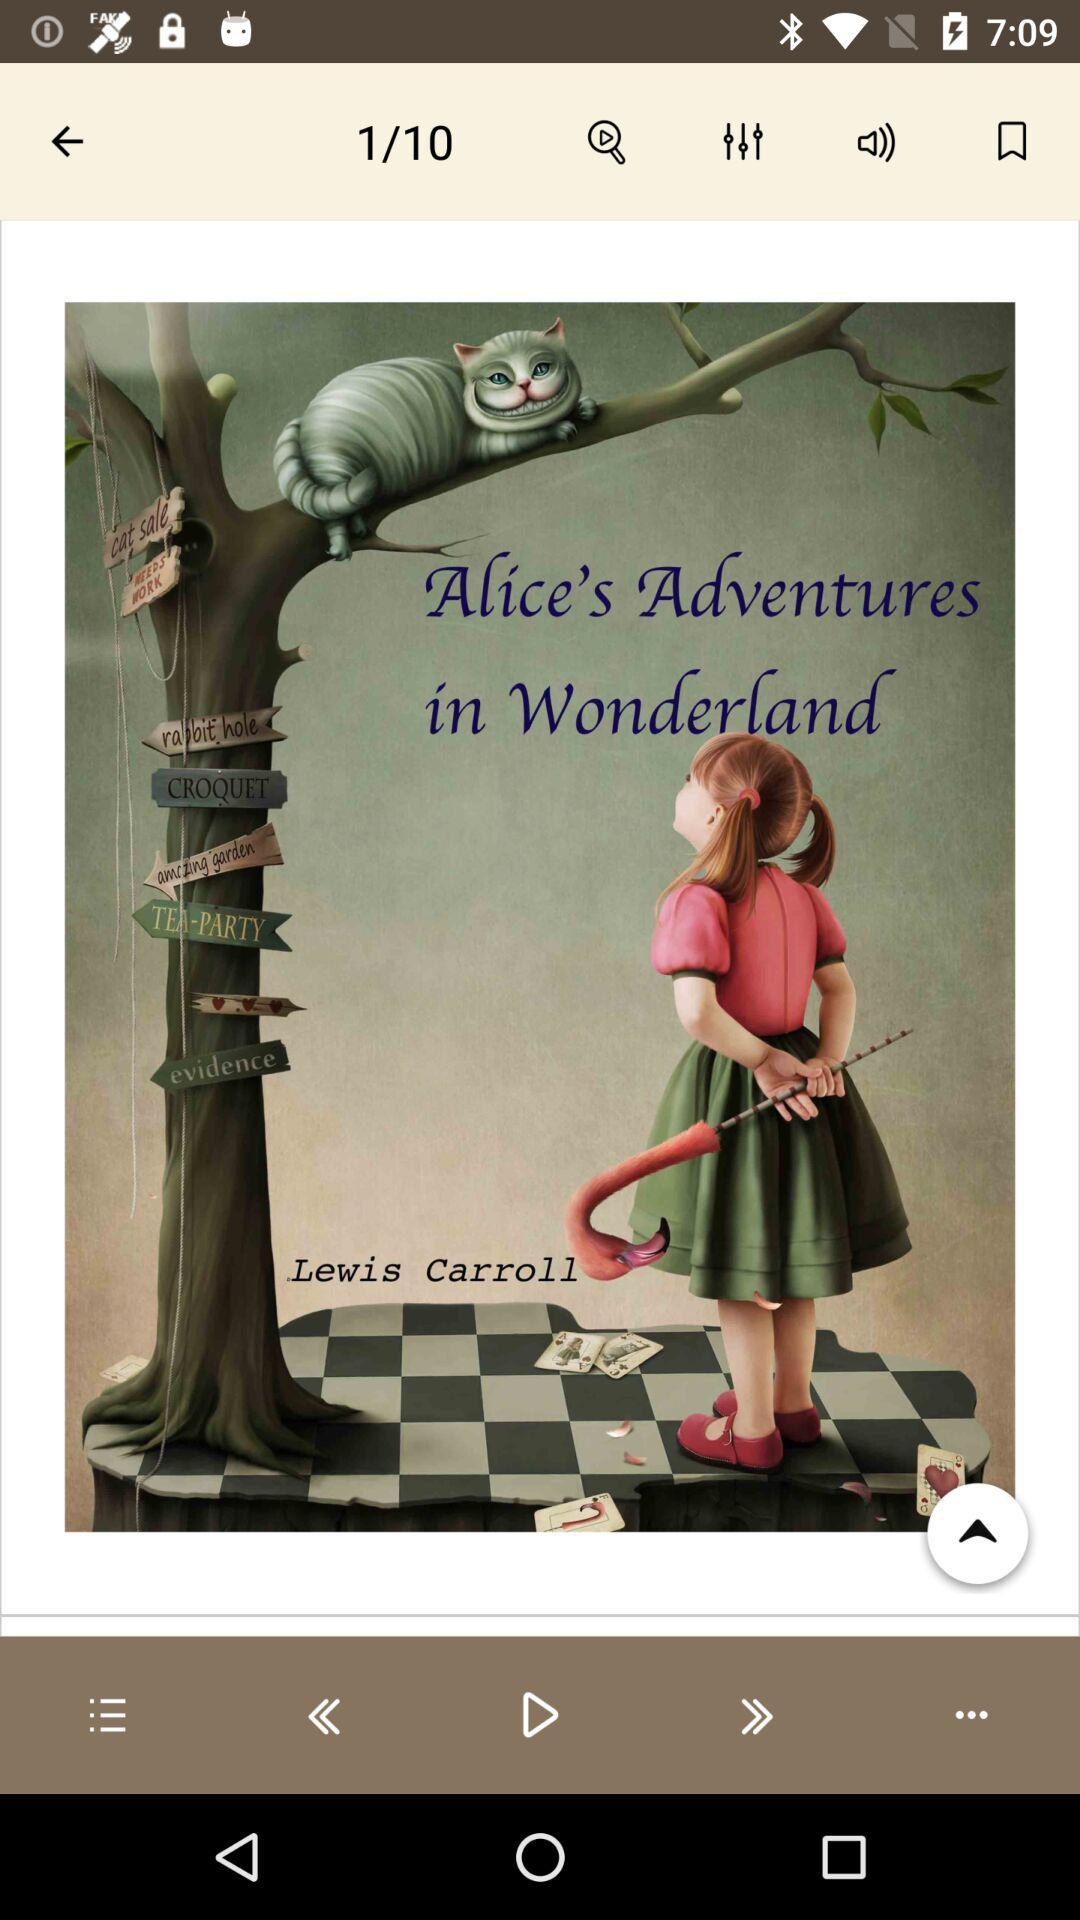 This screenshot has height=1920, width=1080. What do you see at coordinates (756, 1714) in the screenshot?
I see `next image` at bounding box center [756, 1714].